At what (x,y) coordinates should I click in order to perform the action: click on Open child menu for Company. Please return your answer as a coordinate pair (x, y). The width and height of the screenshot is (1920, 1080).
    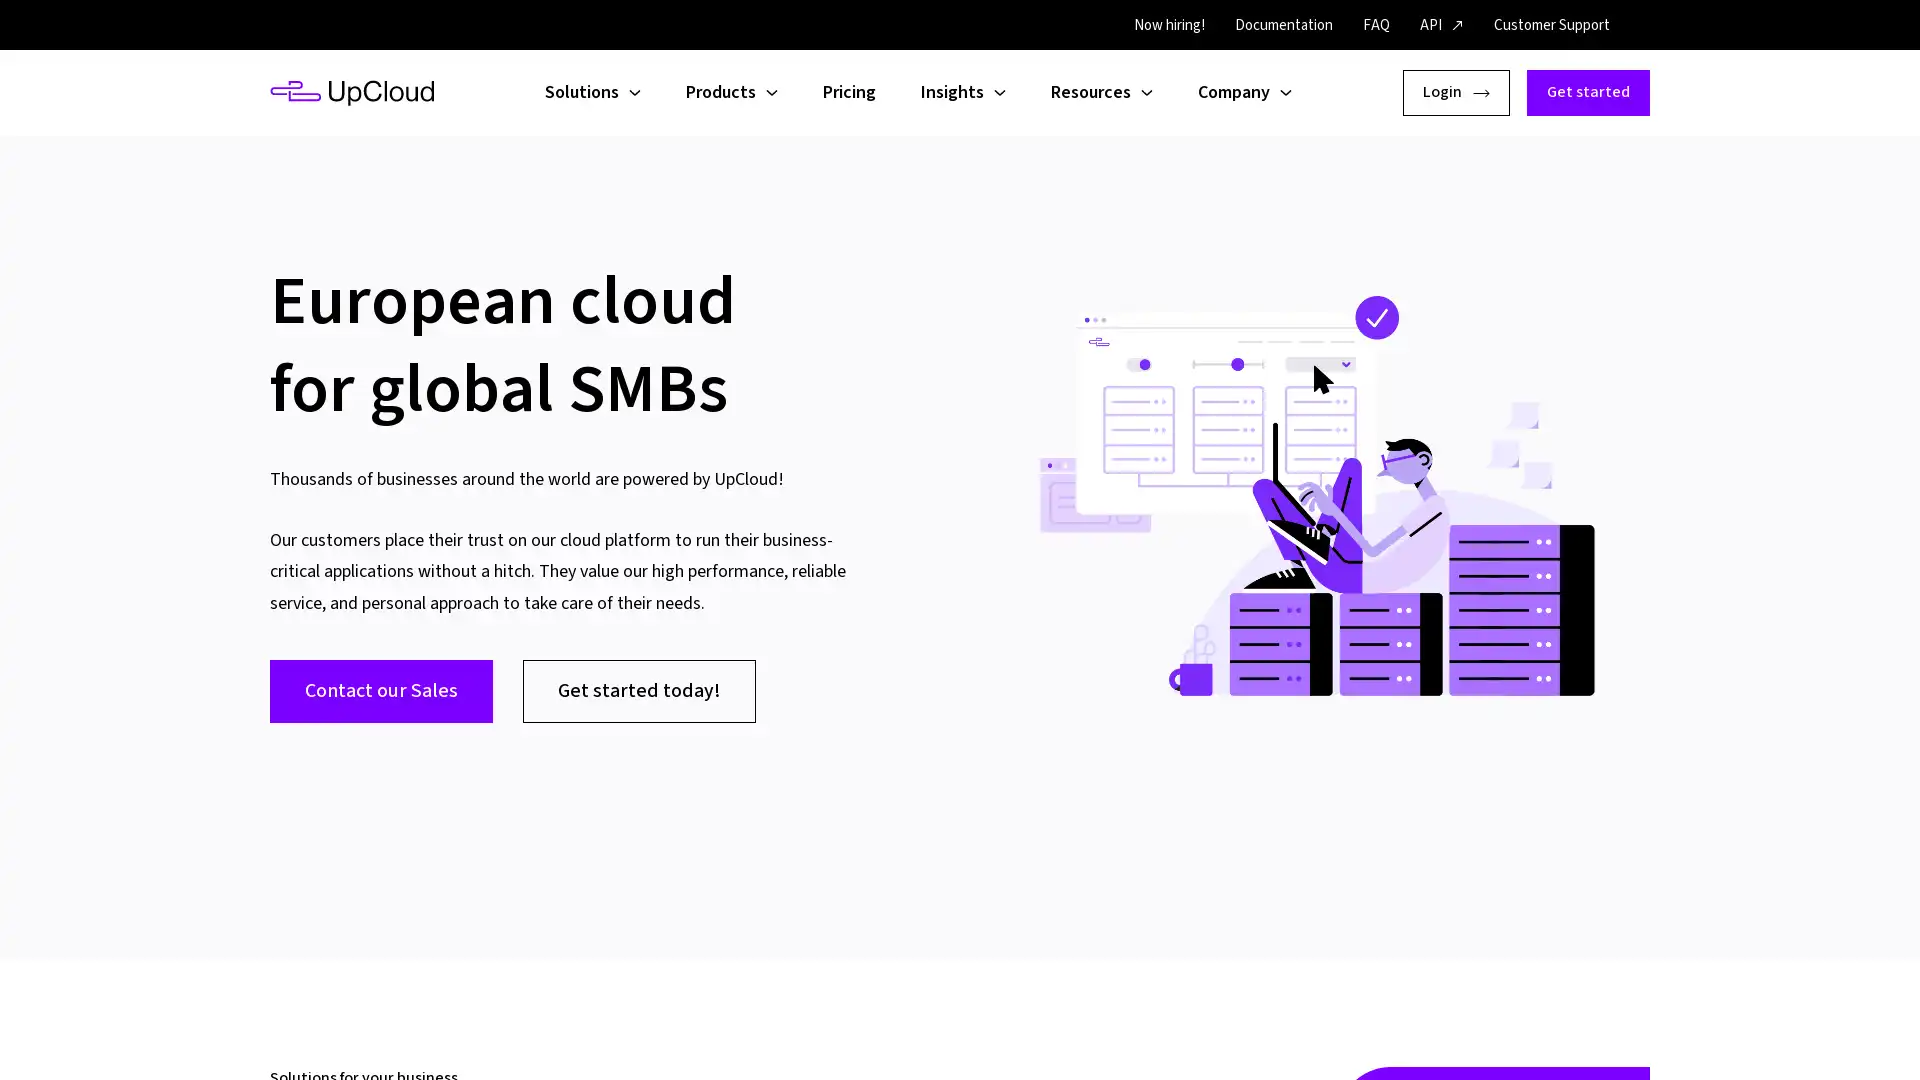
    Looking at the image, I should click on (1286, 92).